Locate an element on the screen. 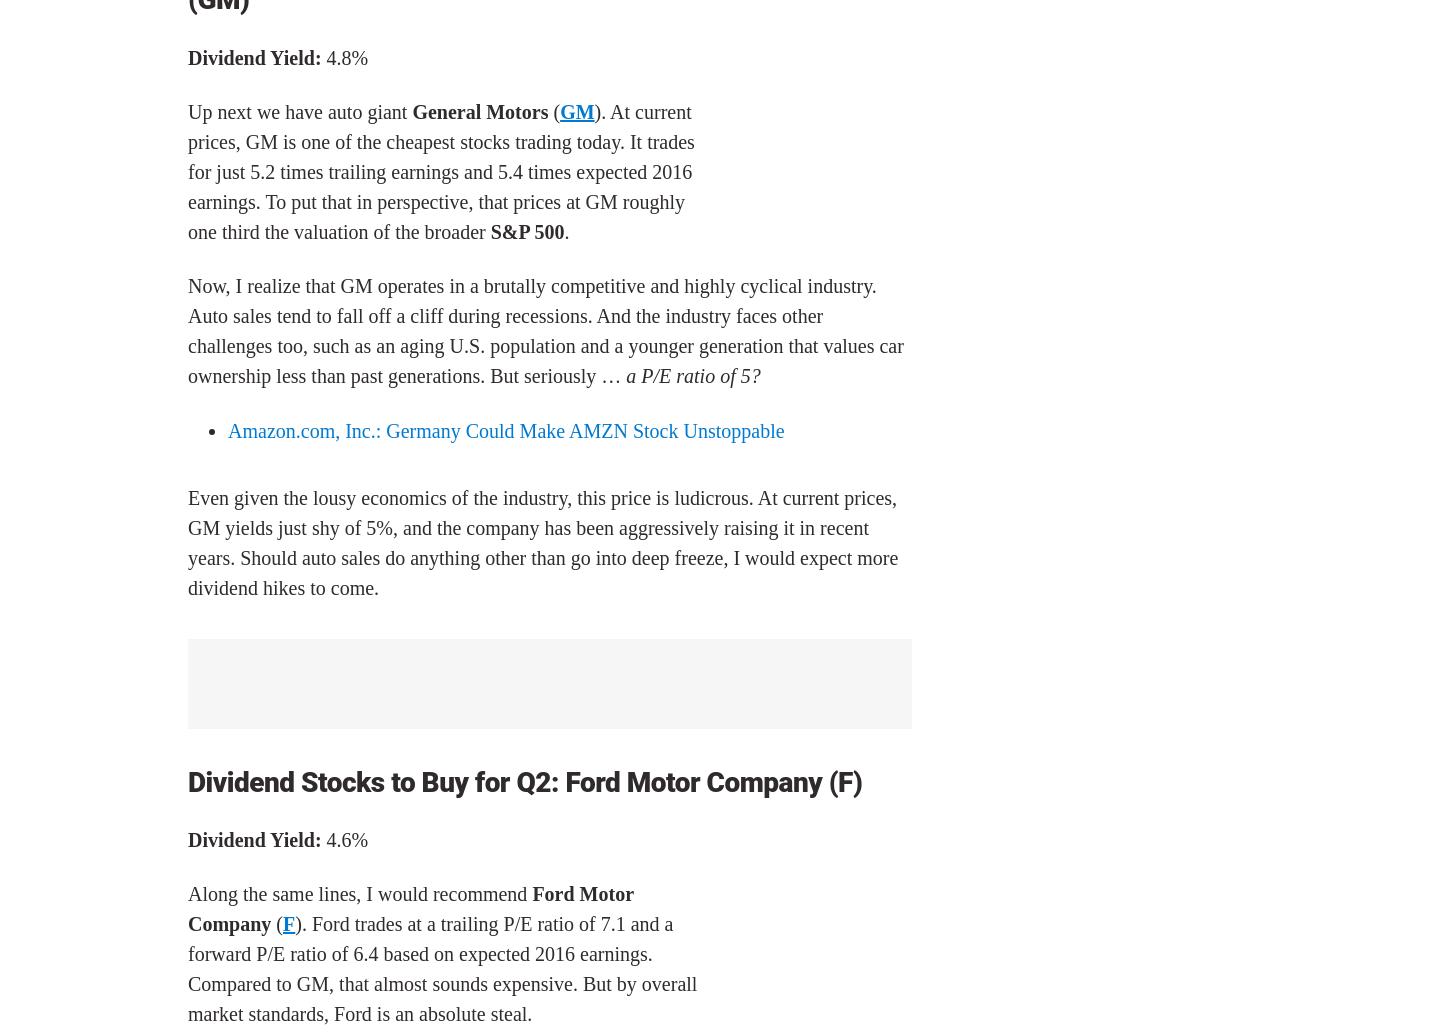 The image size is (1440, 1032). 'a P/E ratio of 5?' is located at coordinates (693, 375).